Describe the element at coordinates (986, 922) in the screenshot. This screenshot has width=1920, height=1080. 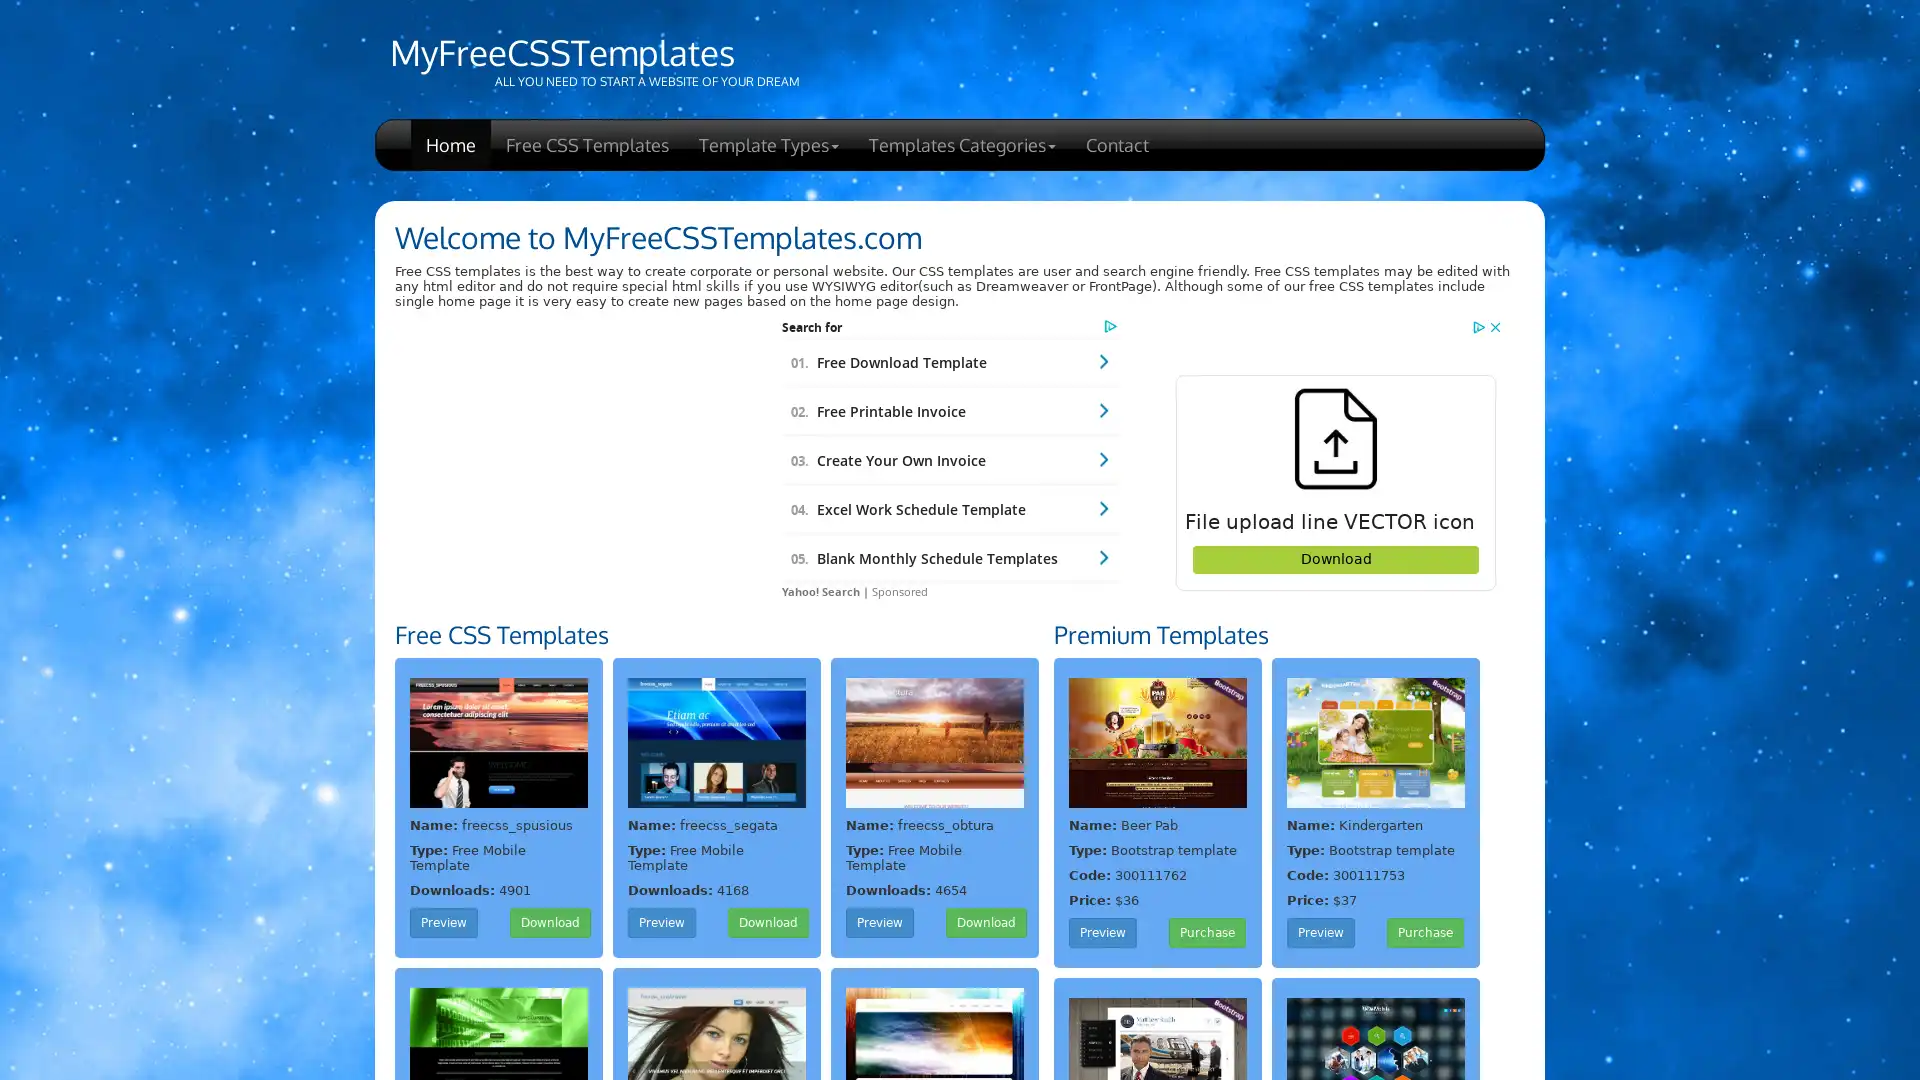
I see `Download` at that location.